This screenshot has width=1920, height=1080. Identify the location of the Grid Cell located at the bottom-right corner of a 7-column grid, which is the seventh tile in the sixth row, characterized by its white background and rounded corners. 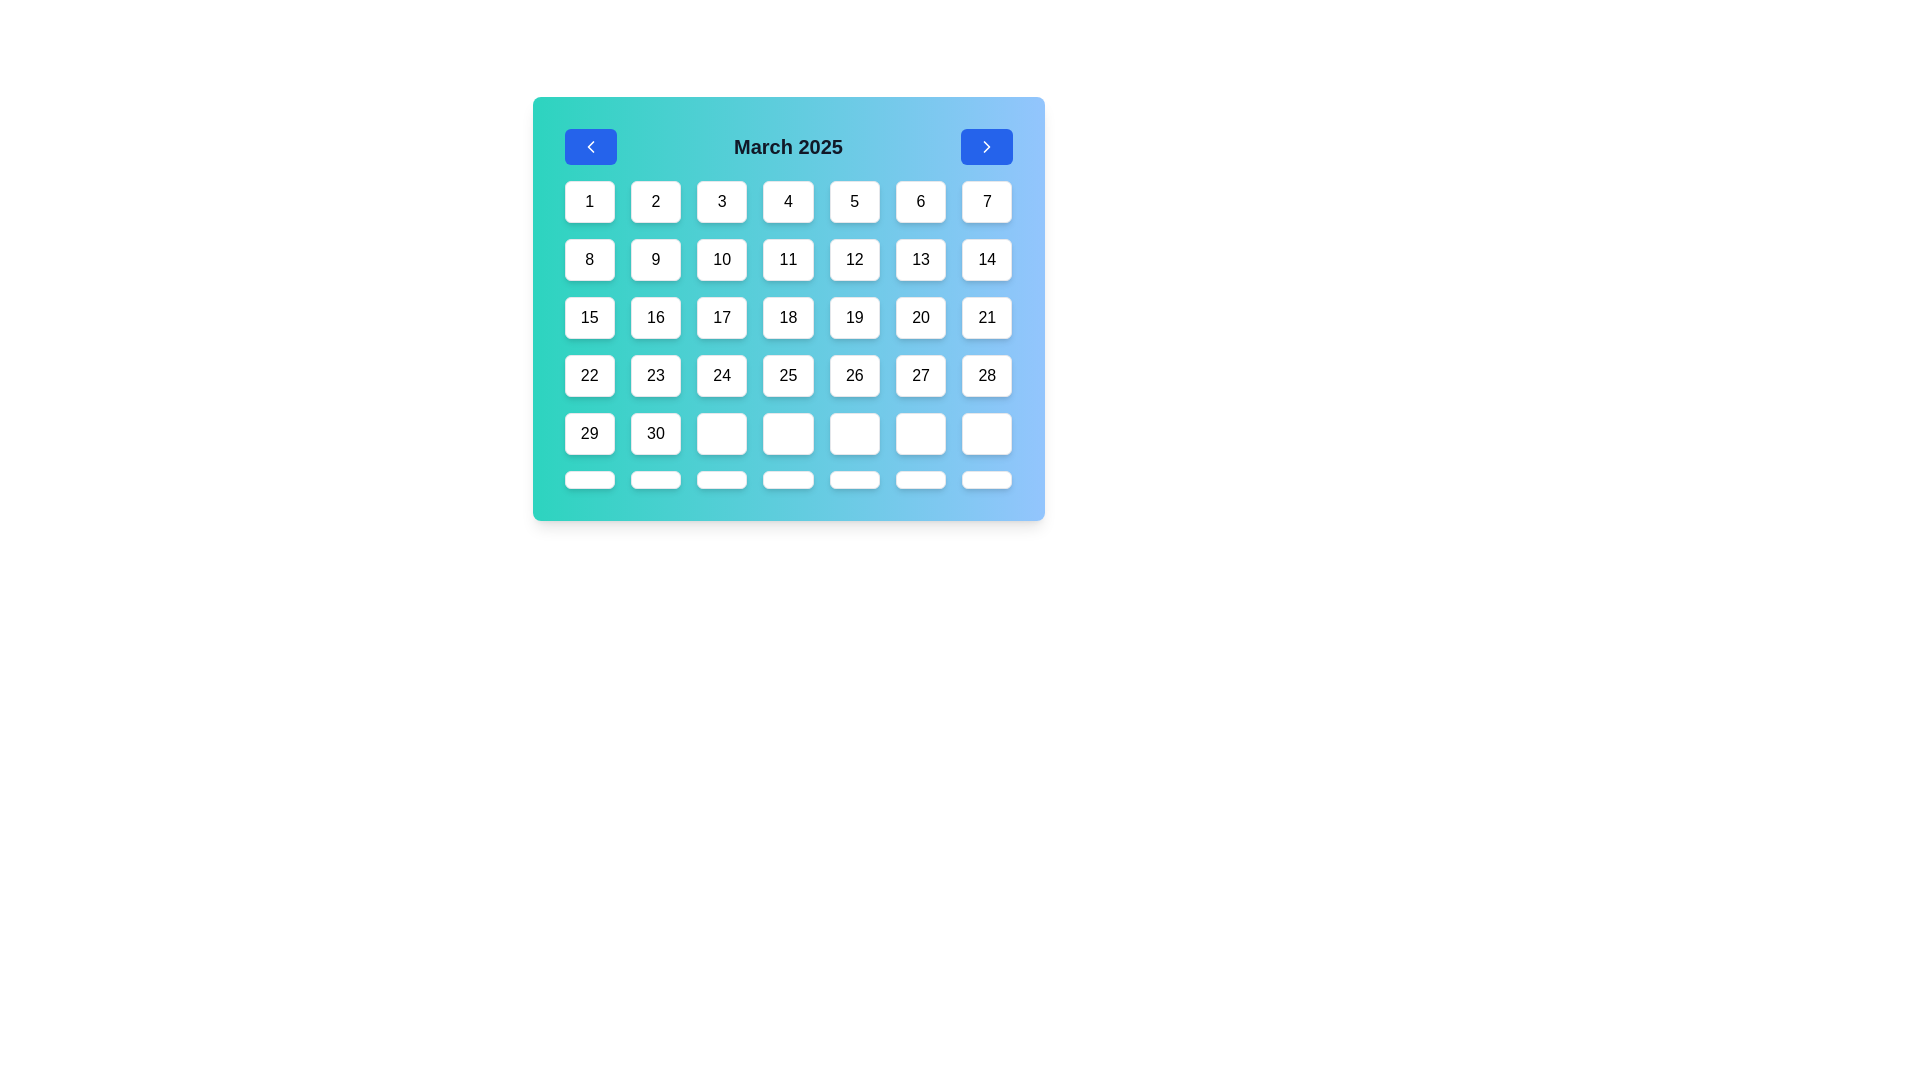
(987, 433).